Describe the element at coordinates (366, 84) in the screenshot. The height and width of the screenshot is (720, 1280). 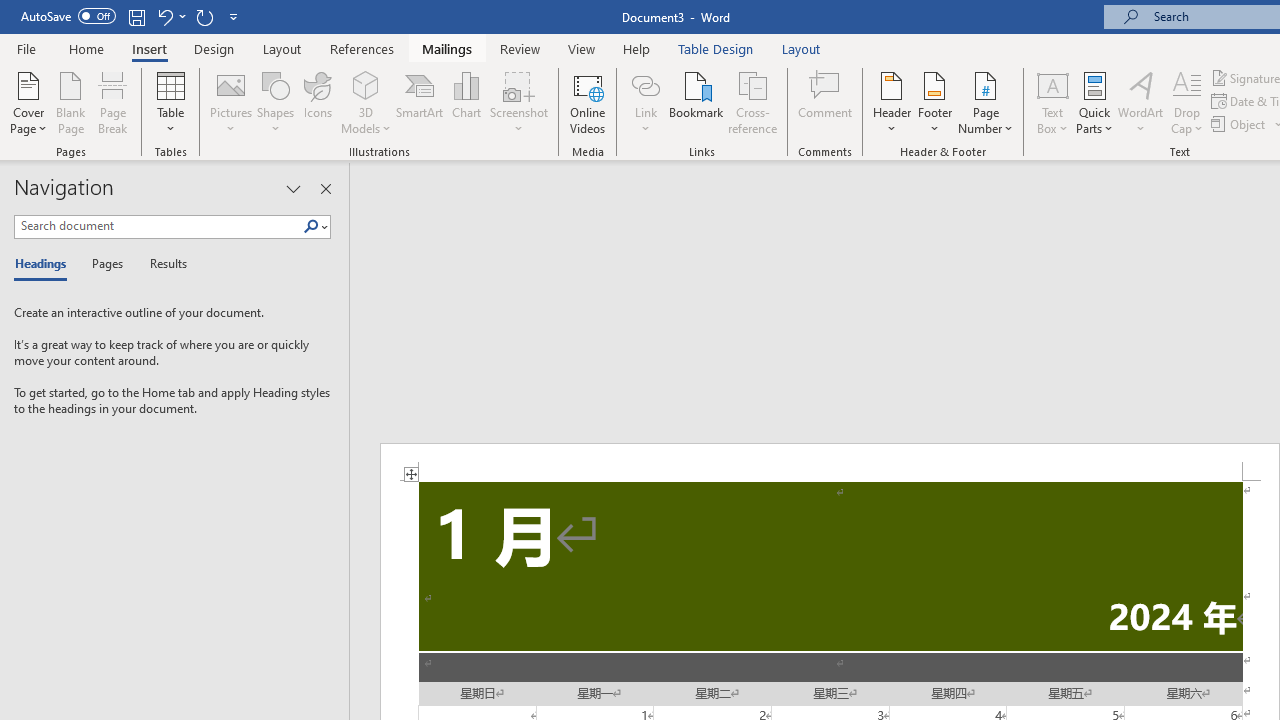
I see `'3D Models'` at that location.